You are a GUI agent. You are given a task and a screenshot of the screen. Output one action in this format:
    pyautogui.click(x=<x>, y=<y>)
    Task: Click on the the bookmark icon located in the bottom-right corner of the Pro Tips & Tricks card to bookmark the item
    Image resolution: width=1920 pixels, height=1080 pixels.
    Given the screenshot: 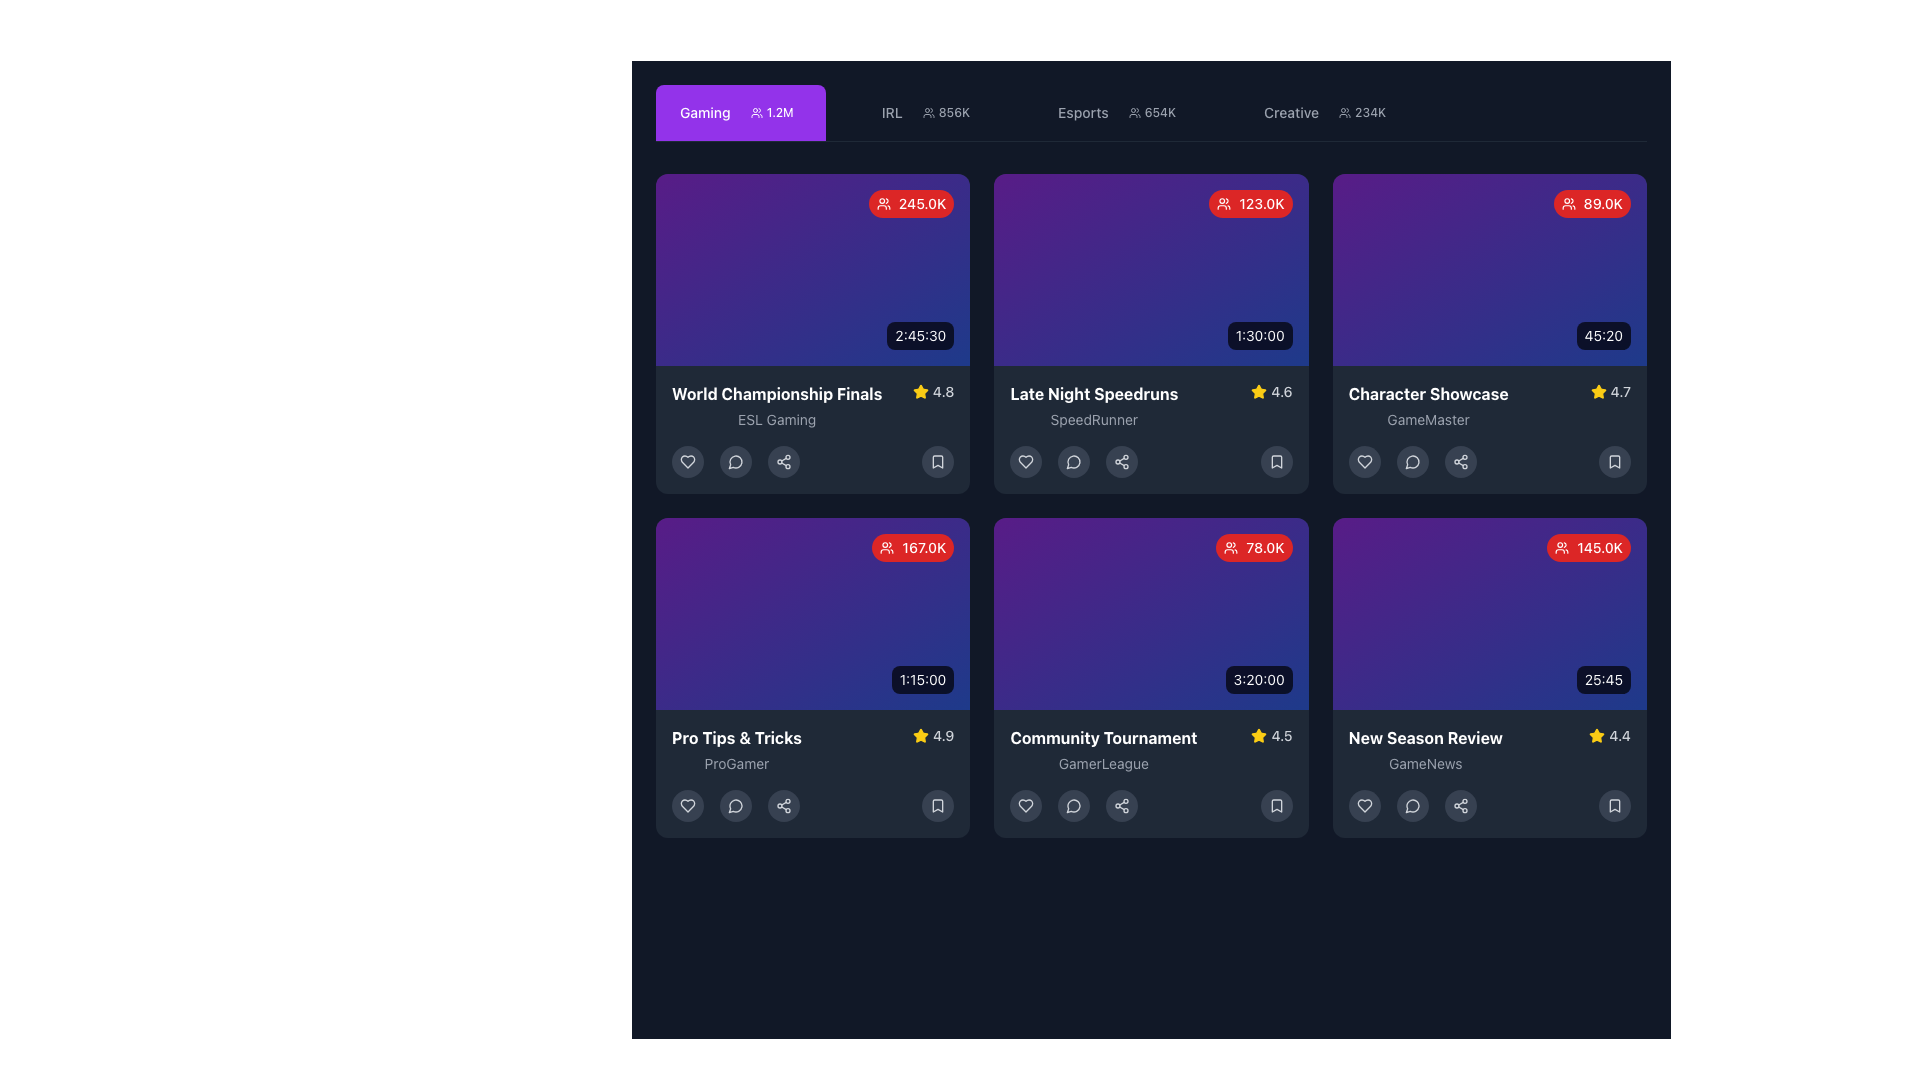 What is the action you would take?
    pyautogui.click(x=936, y=805)
    